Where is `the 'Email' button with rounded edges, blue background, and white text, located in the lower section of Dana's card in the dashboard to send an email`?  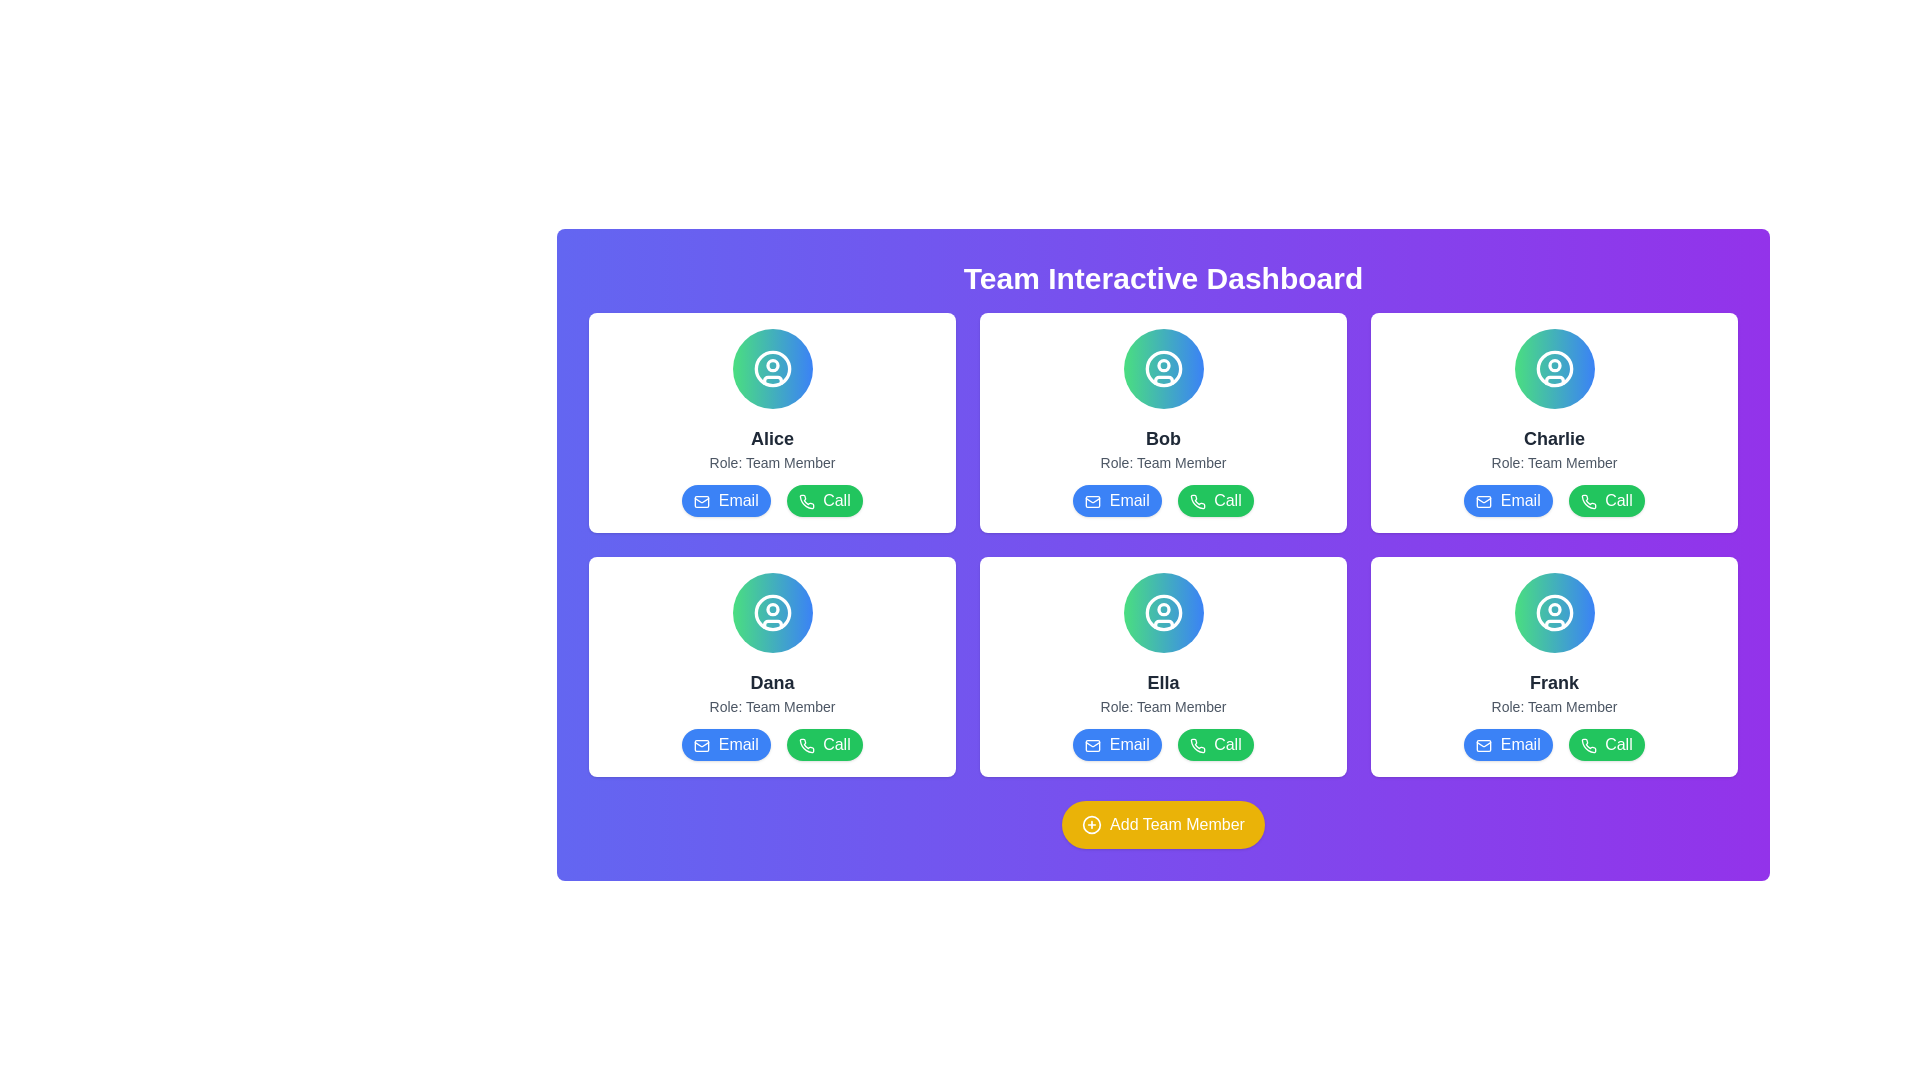
the 'Email' button with rounded edges, blue background, and white text, located in the lower section of Dana's card in the dashboard to send an email is located at coordinates (725, 744).